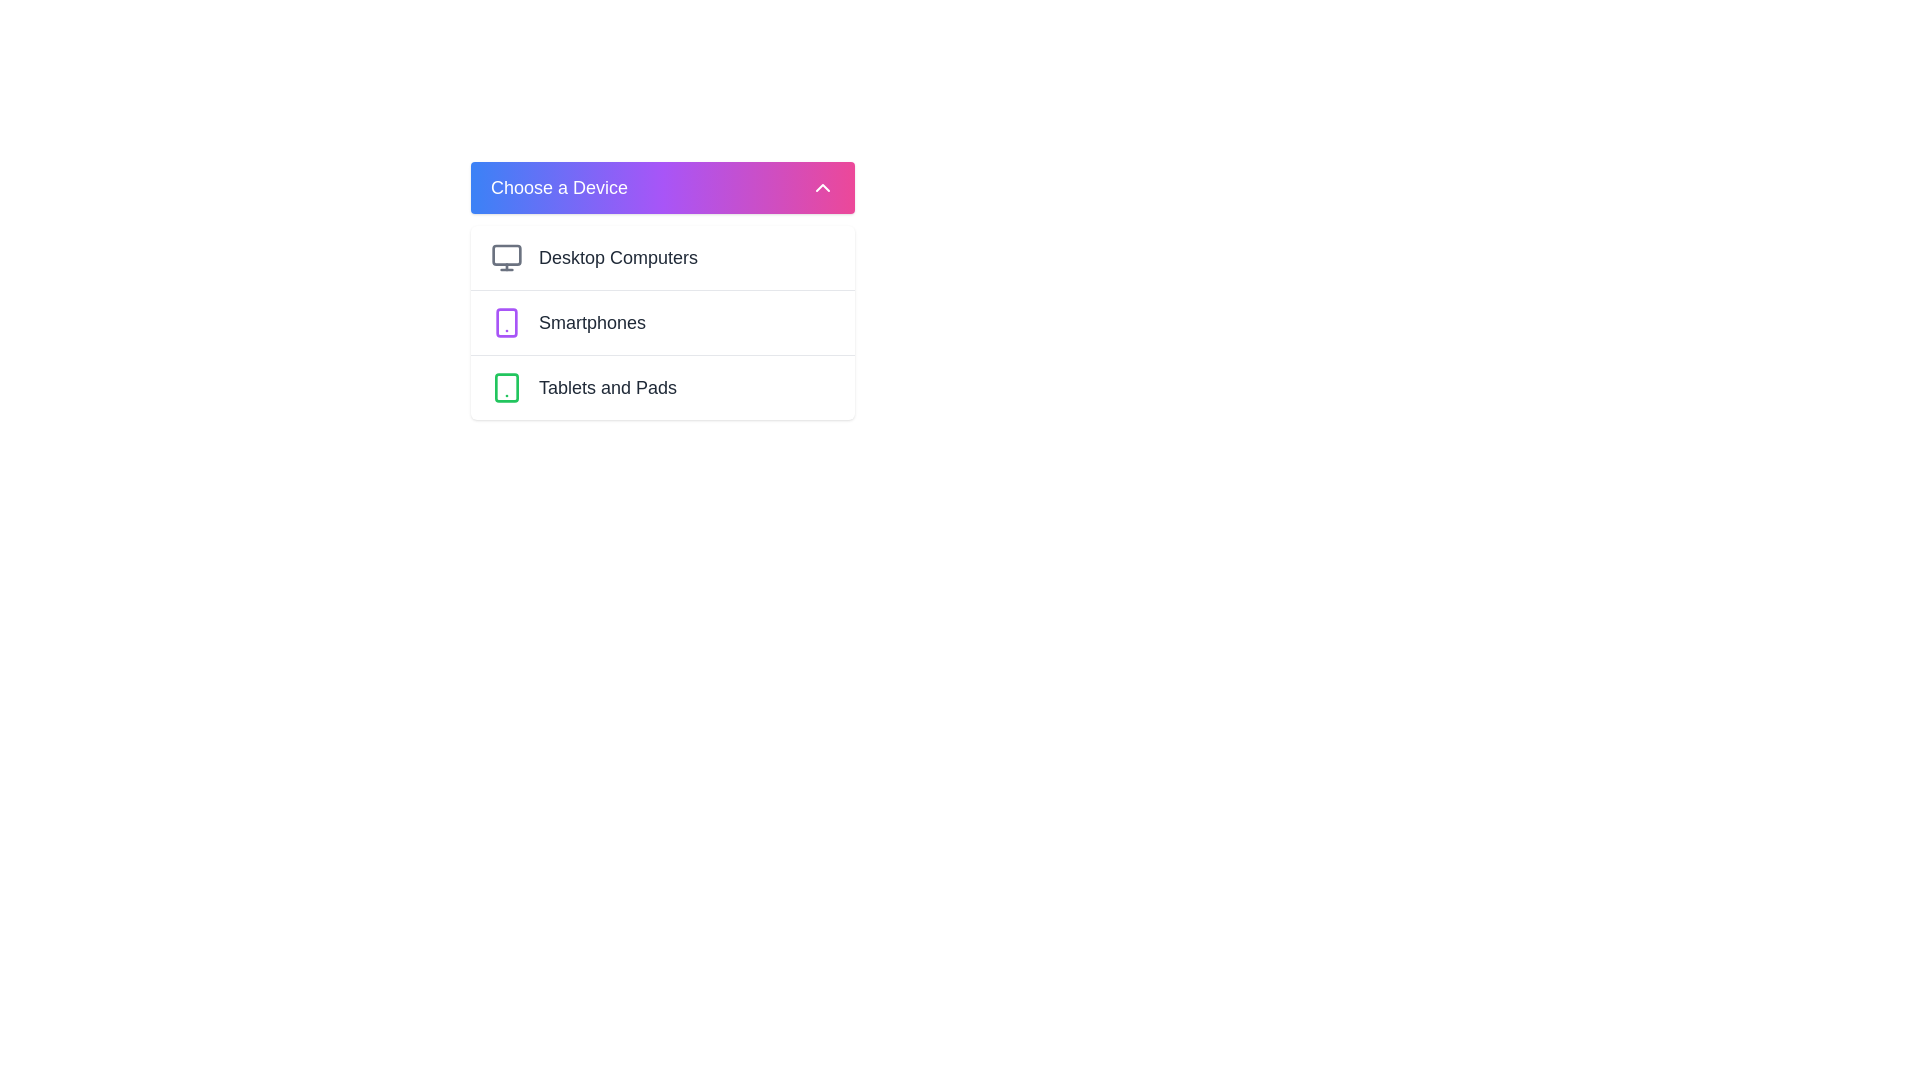  Describe the element at coordinates (507, 322) in the screenshot. I see `the 'Smartphones' menu icon, which is an SVG graphic located in the second group of the menu, to the left of the text label 'Smartphones'` at that location.